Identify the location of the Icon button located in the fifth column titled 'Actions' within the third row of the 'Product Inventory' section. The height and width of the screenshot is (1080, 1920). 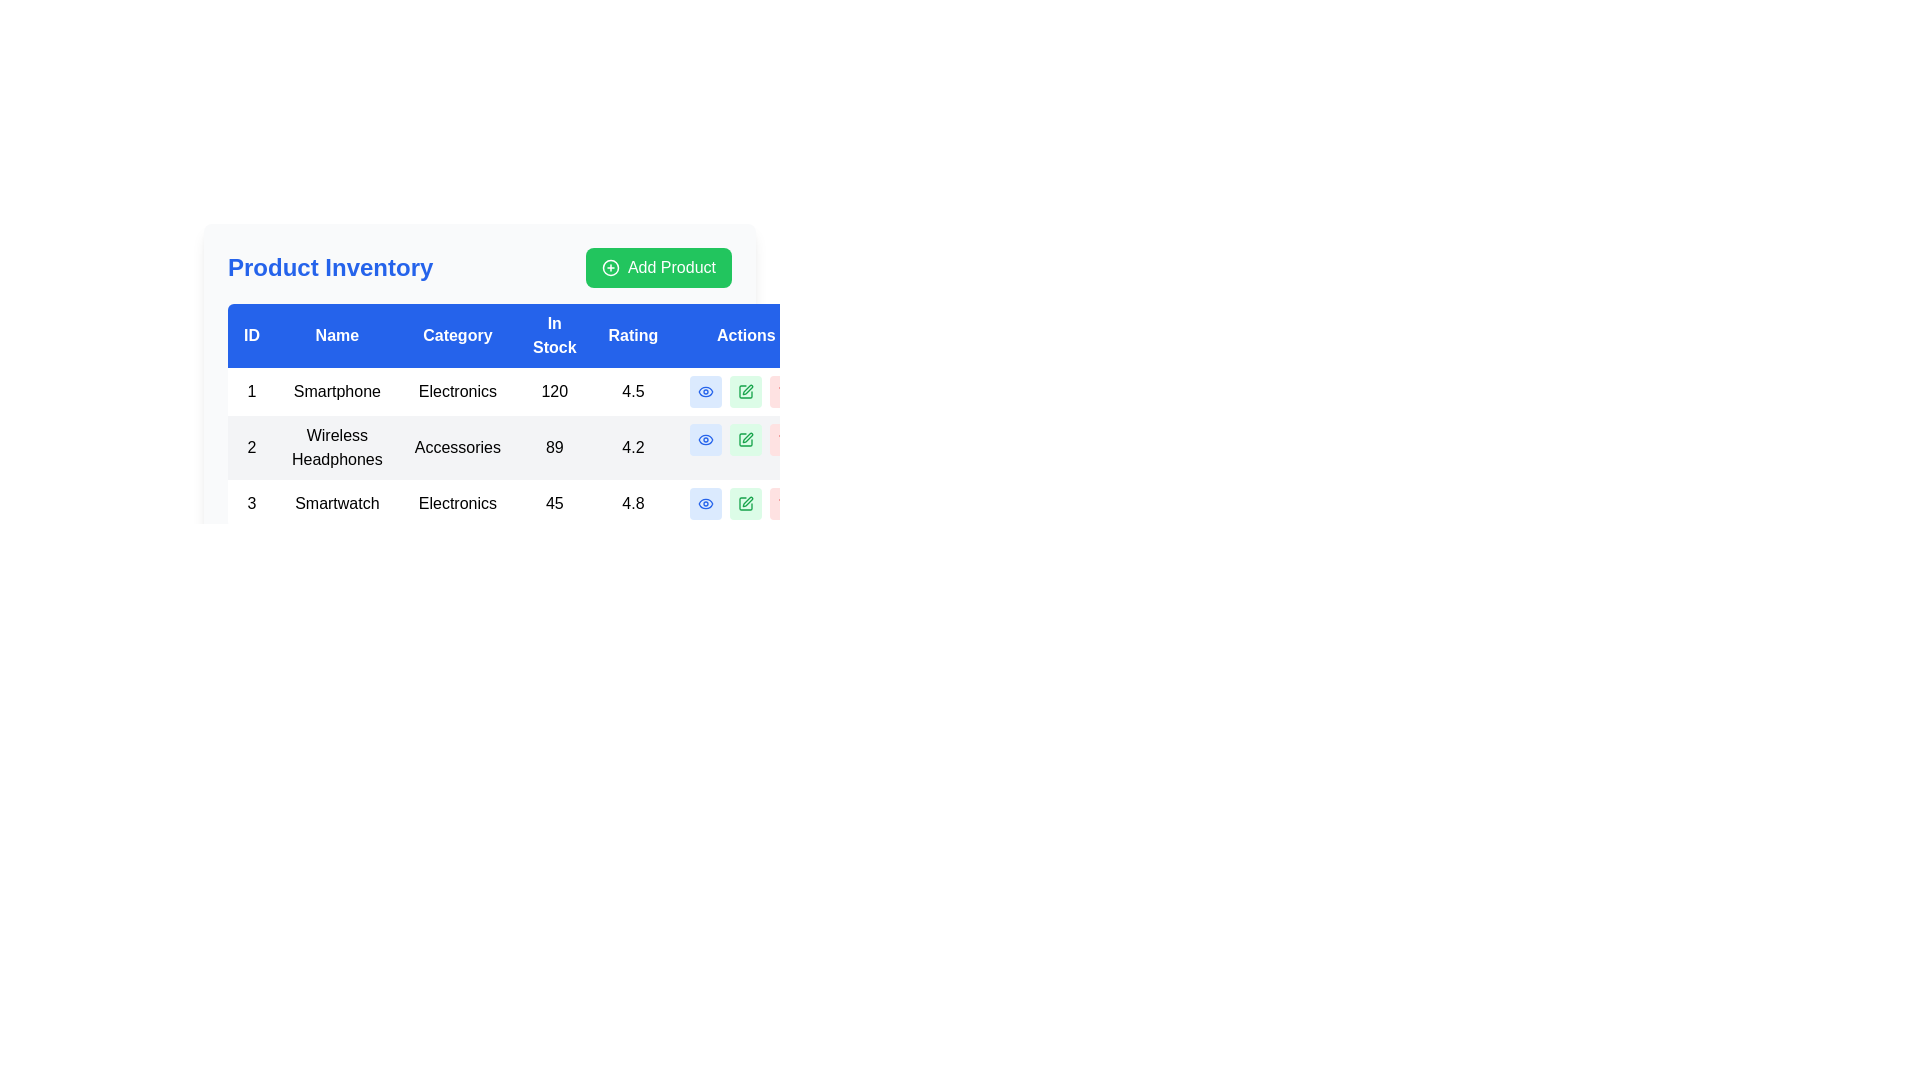
(706, 503).